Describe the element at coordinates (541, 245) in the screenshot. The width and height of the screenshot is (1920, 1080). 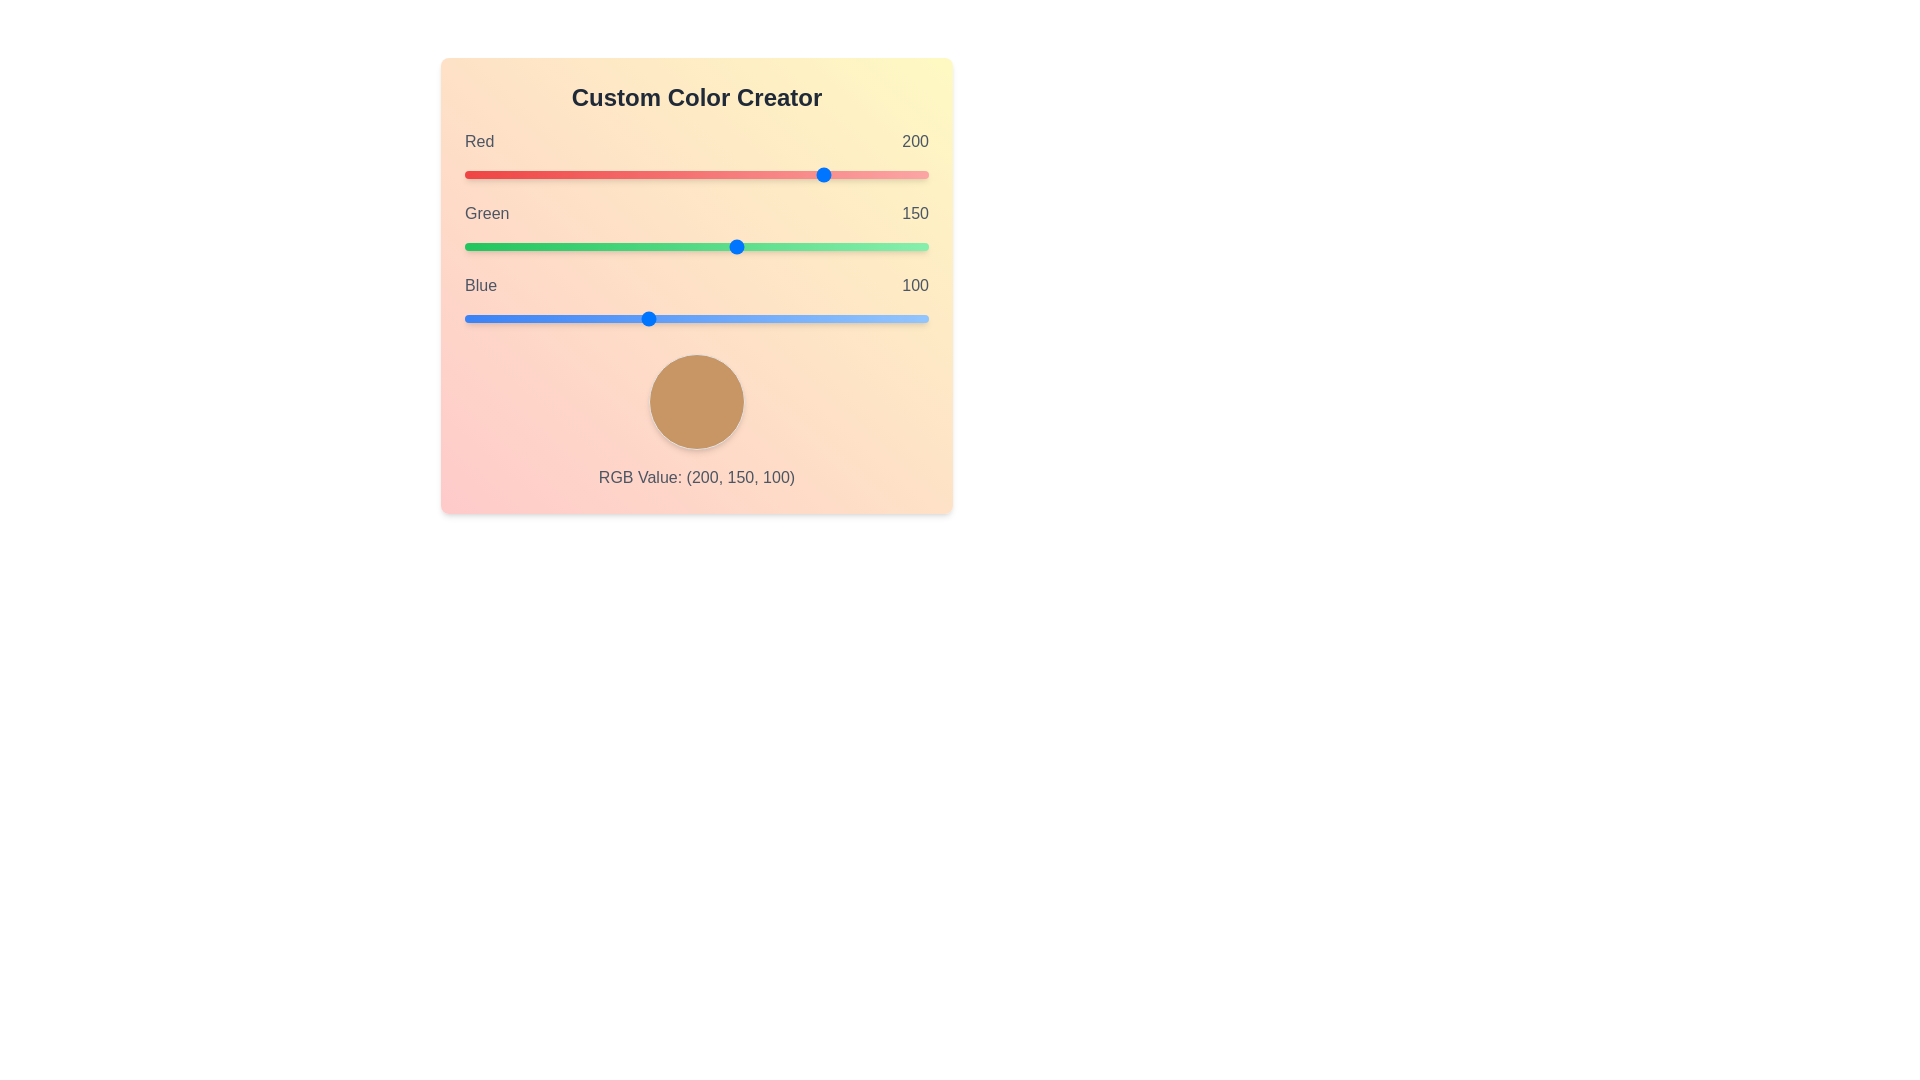
I see `the Green slider to set the green component to 42` at that location.